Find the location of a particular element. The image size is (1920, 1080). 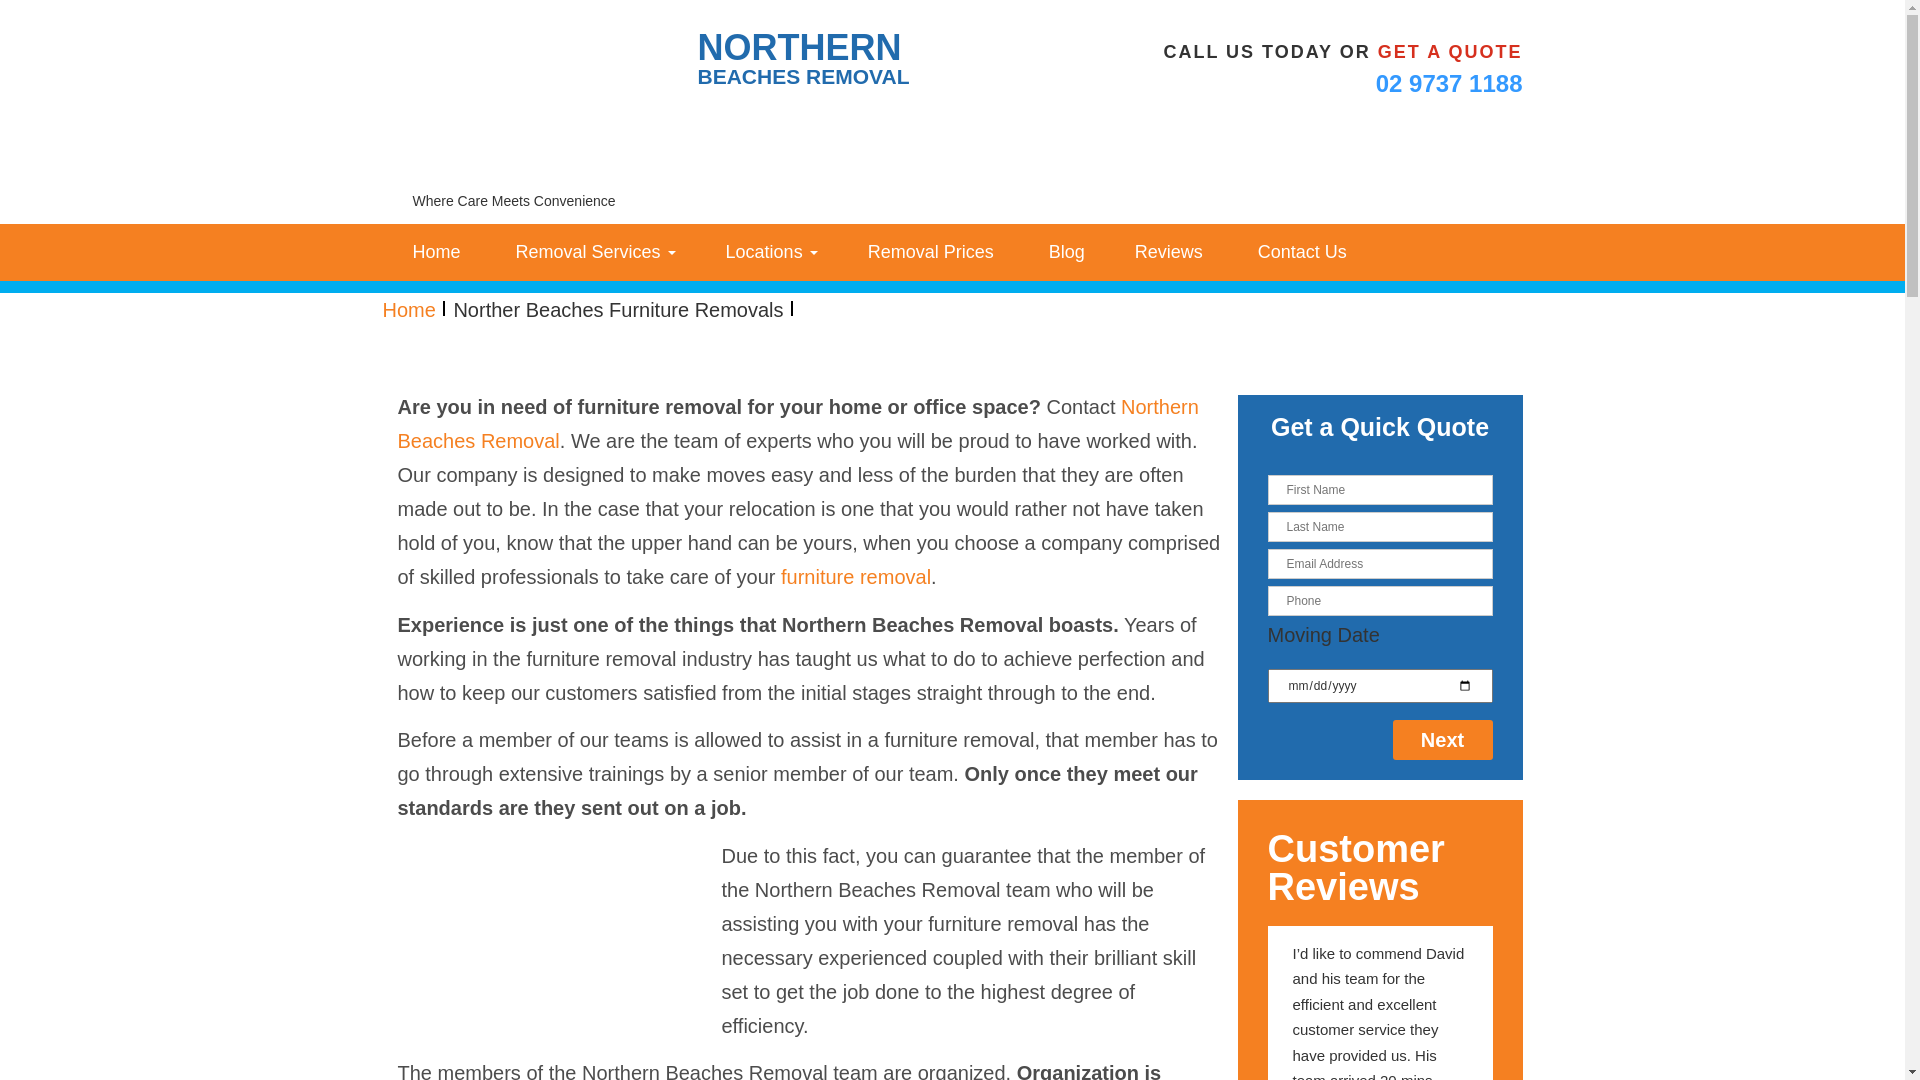

' Blog' is located at coordinates (1063, 251).